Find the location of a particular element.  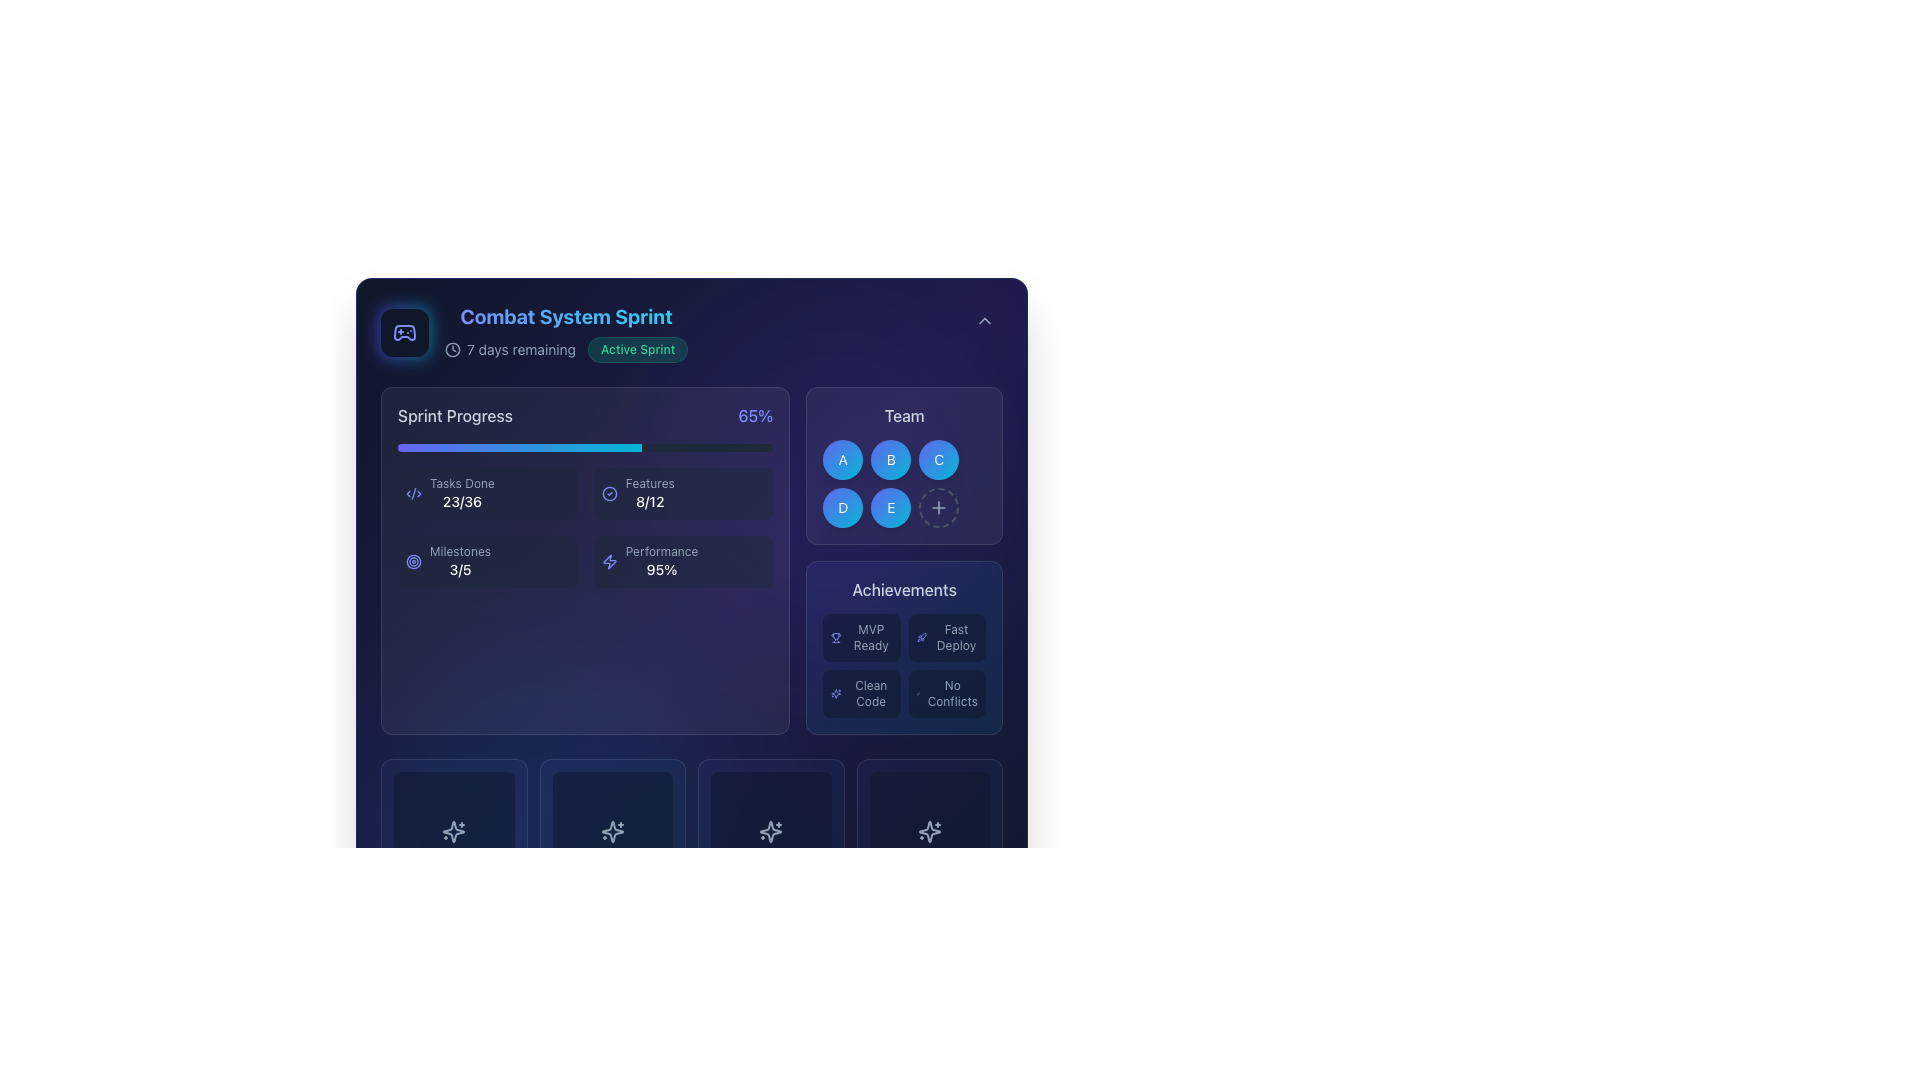

the button labeled 'B' in the 'Team' group, which is the second button in a row of five buttons is located at coordinates (890, 459).